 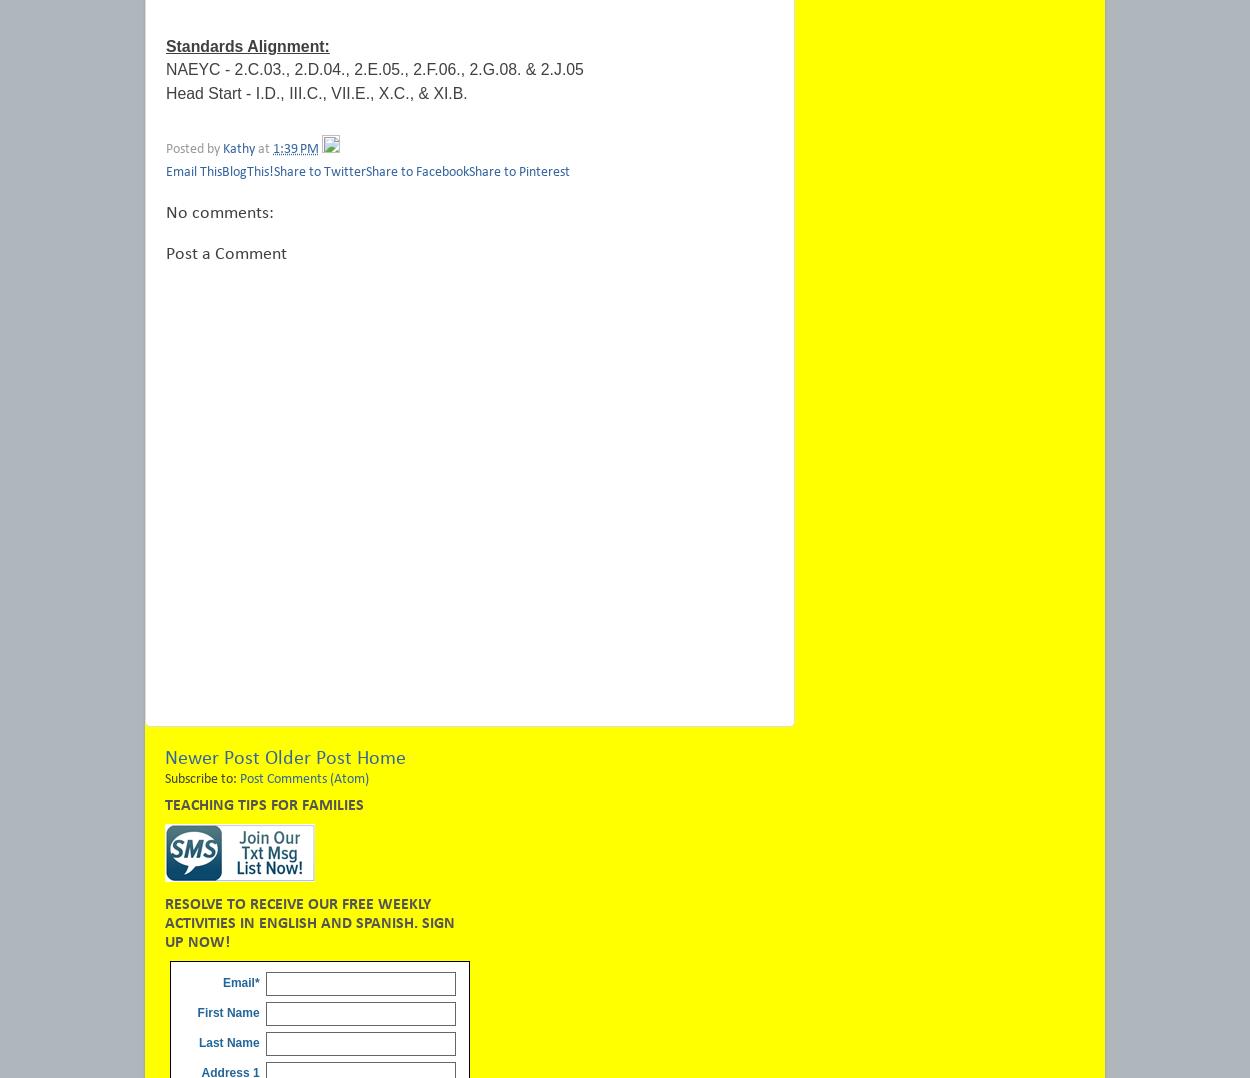 What do you see at coordinates (273, 149) in the screenshot?
I see `'1:39 PM'` at bounding box center [273, 149].